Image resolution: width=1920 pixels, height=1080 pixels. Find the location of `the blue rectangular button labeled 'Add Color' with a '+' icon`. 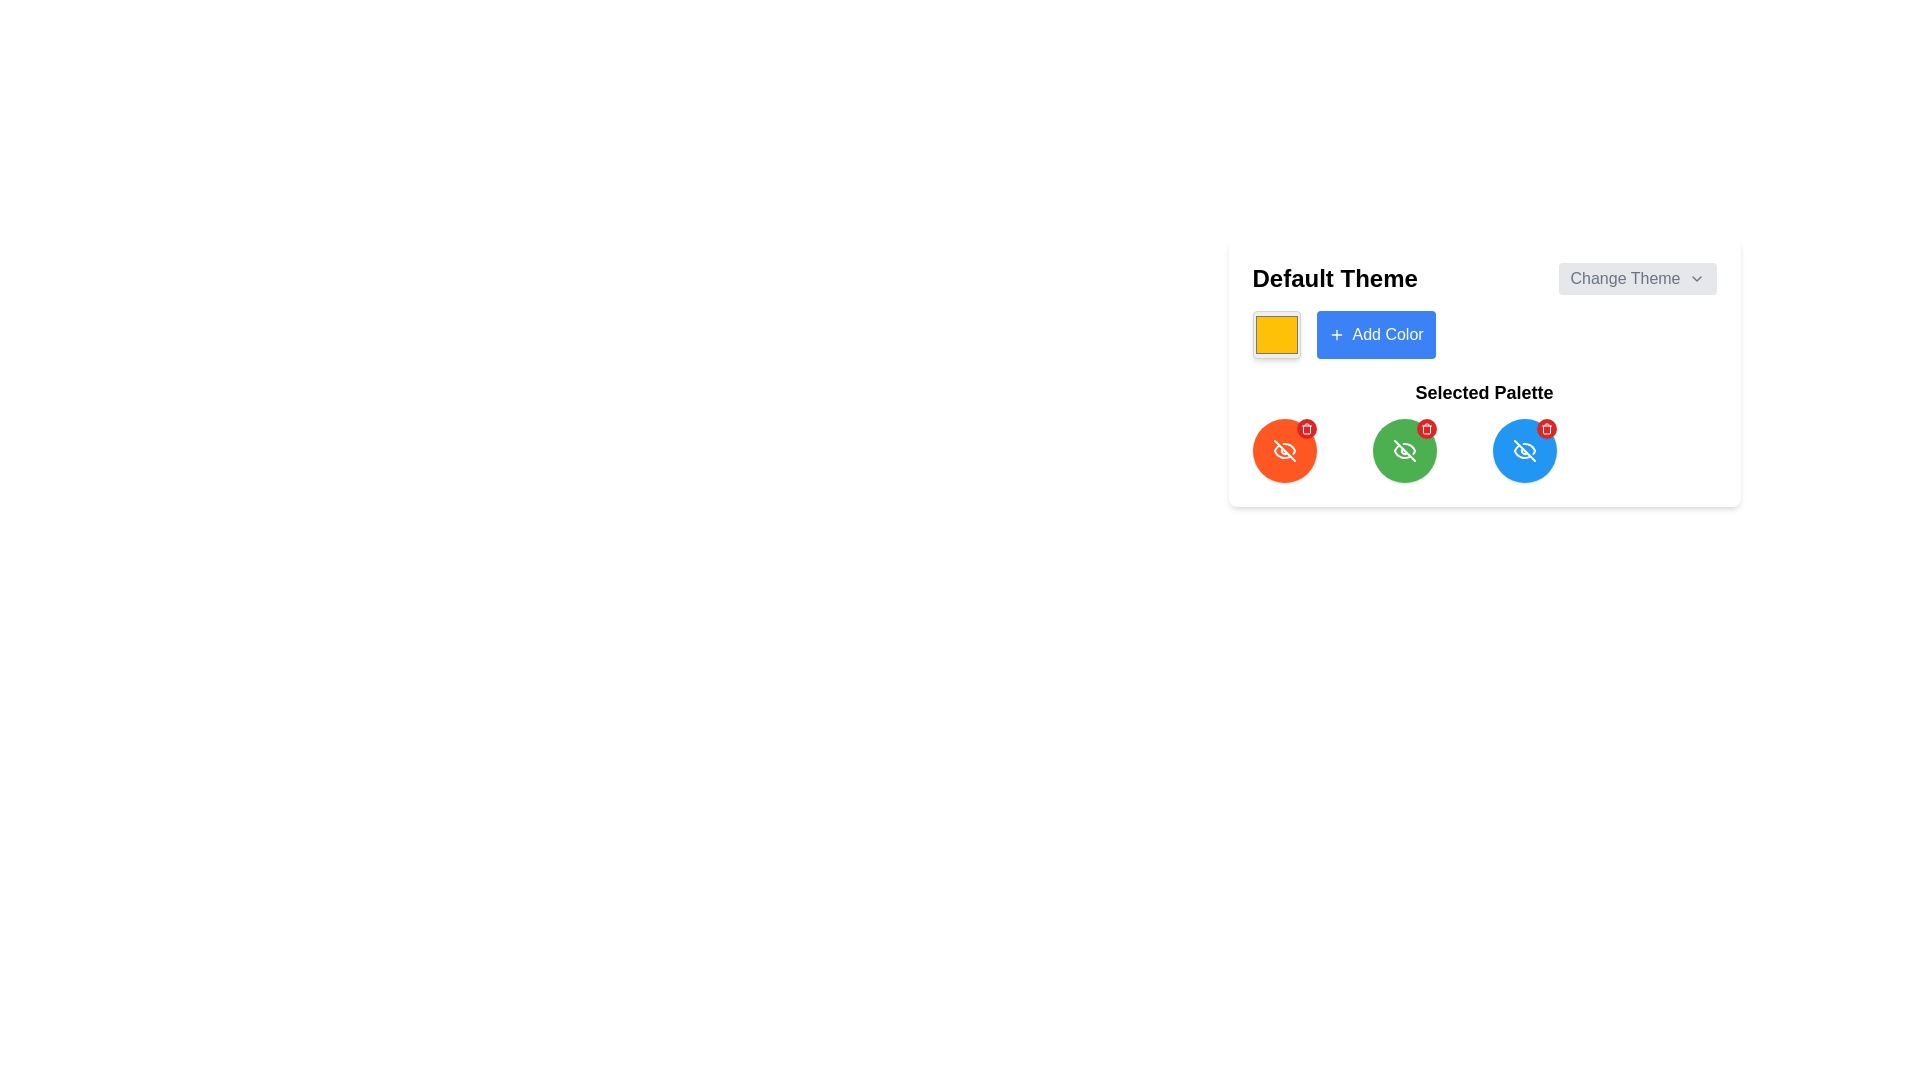

the blue rectangular button labeled 'Add Color' with a '+' icon is located at coordinates (1387, 334).